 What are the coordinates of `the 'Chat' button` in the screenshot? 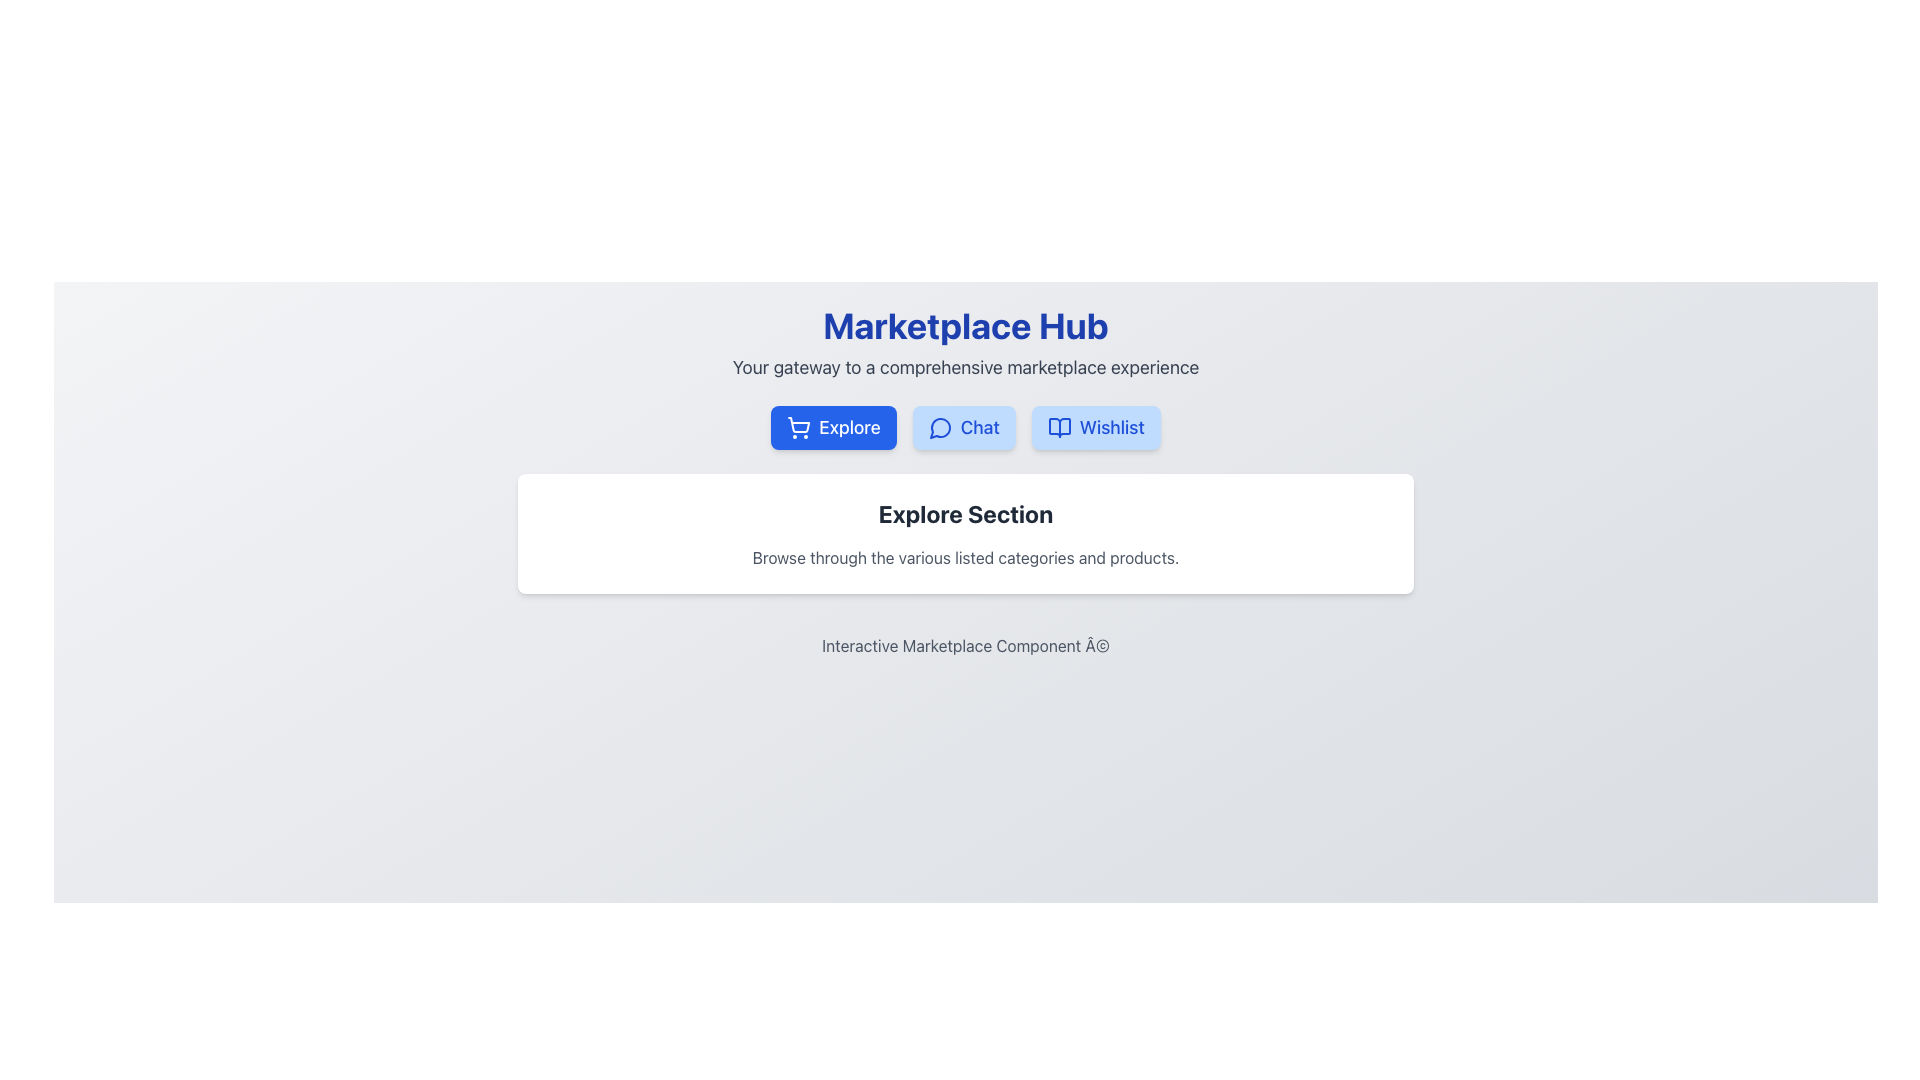 It's located at (964, 427).